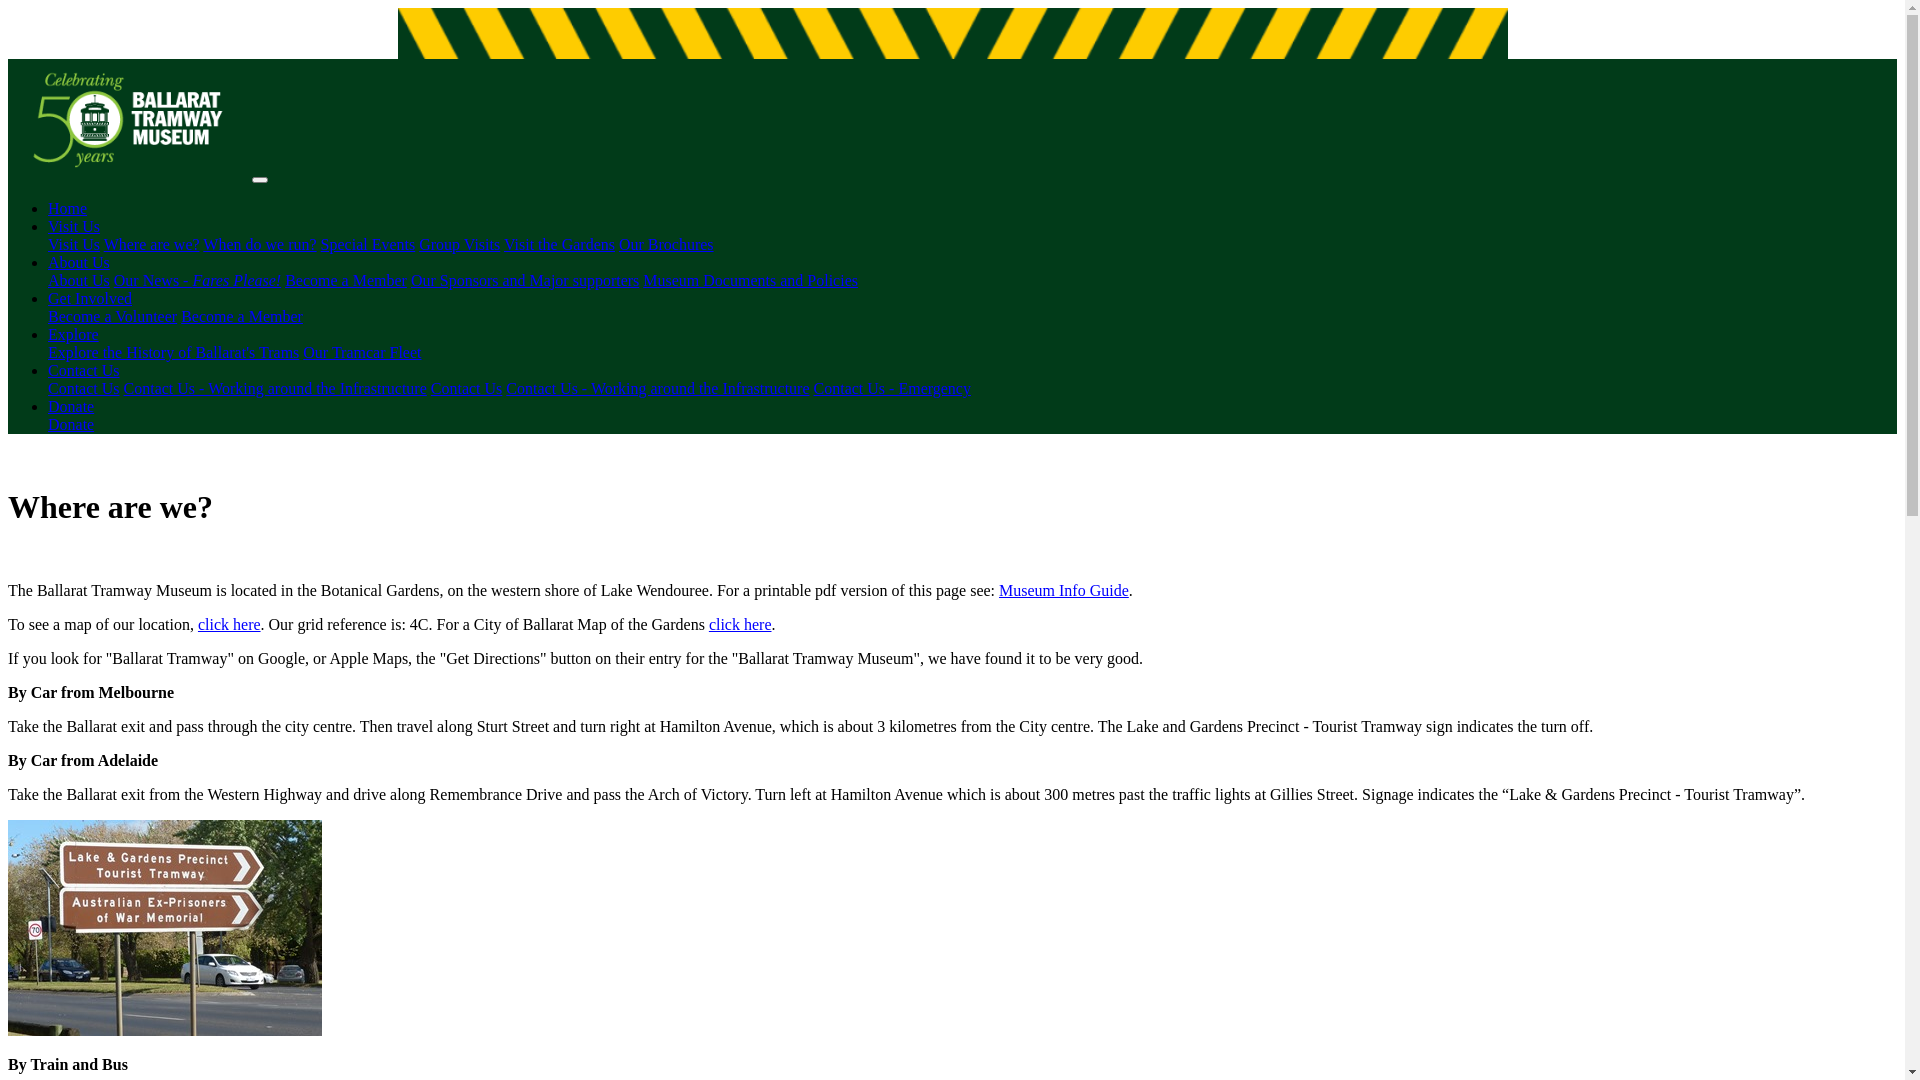 This screenshot has height=1080, width=1920. I want to click on 'Home', so click(67, 208).